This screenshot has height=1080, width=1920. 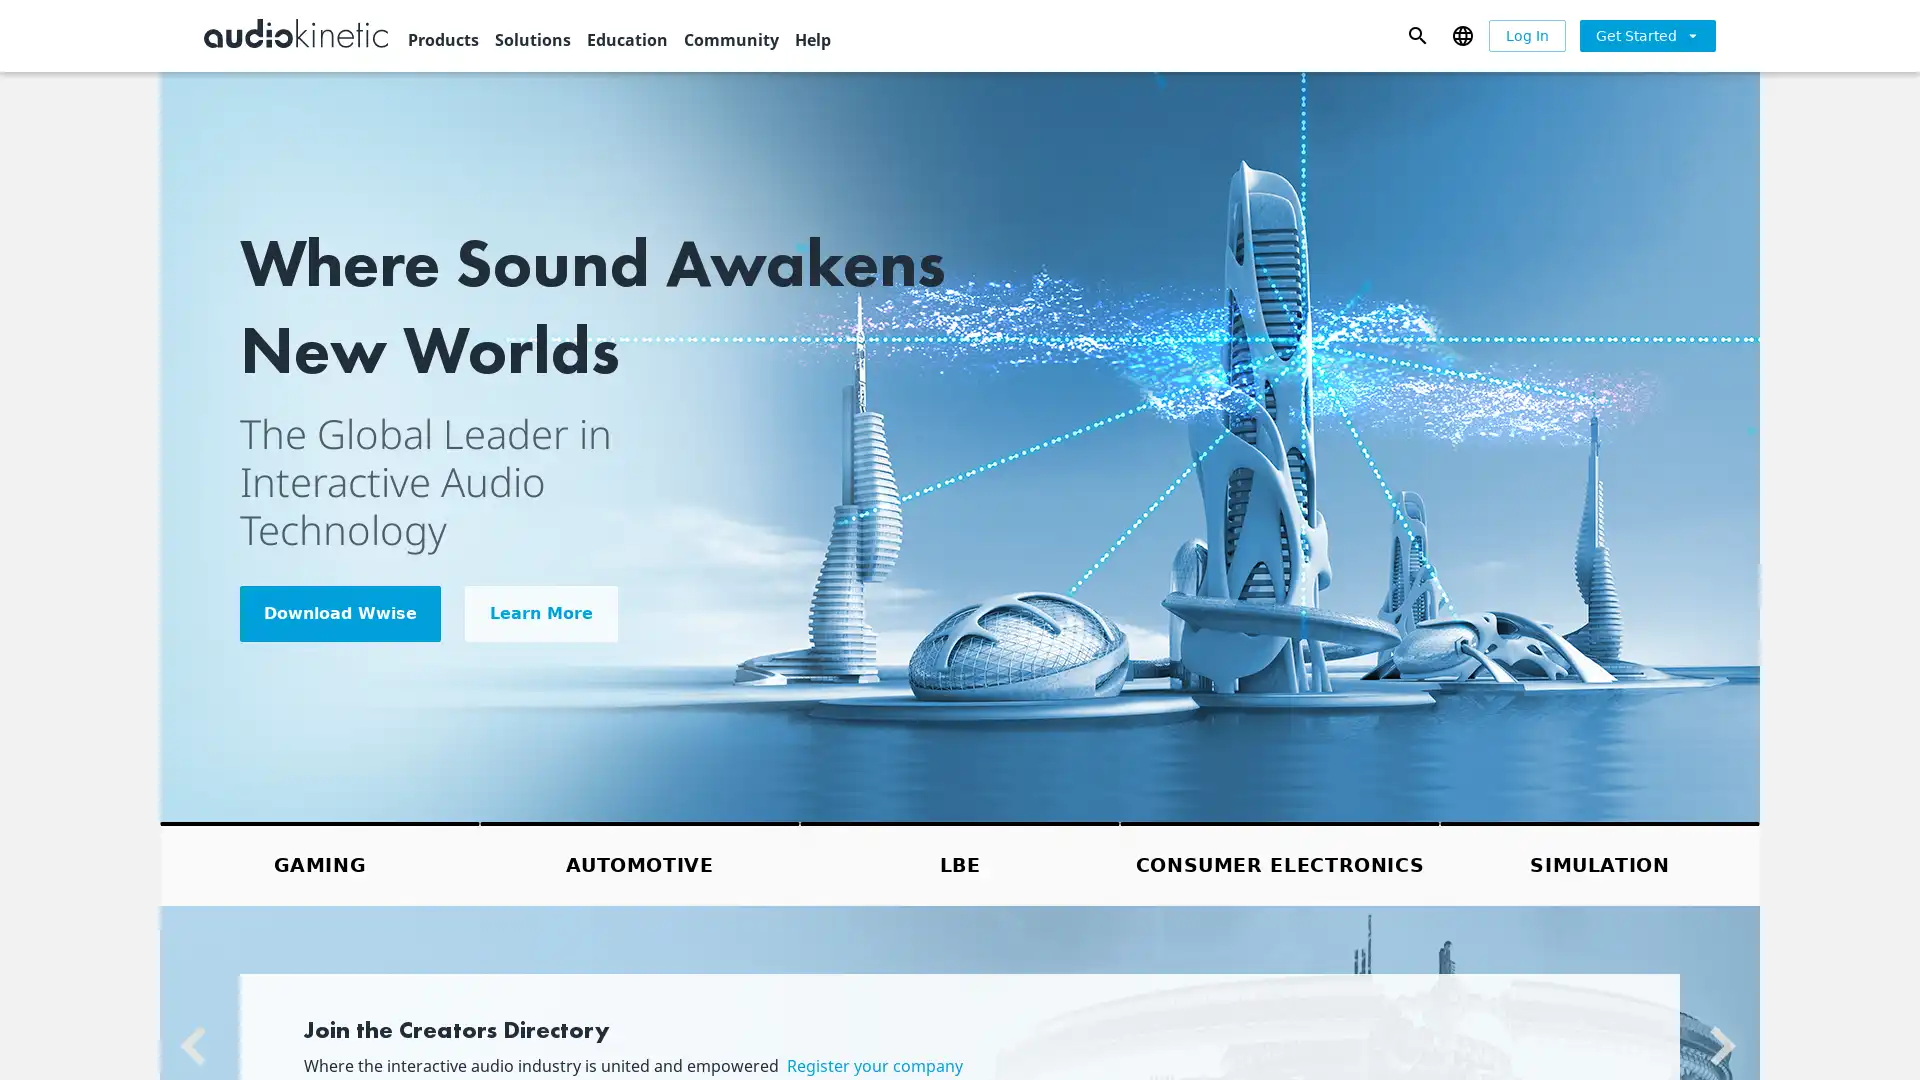 What do you see at coordinates (638, 862) in the screenshot?
I see `AUTOMOTIVE` at bounding box center [638, 862].